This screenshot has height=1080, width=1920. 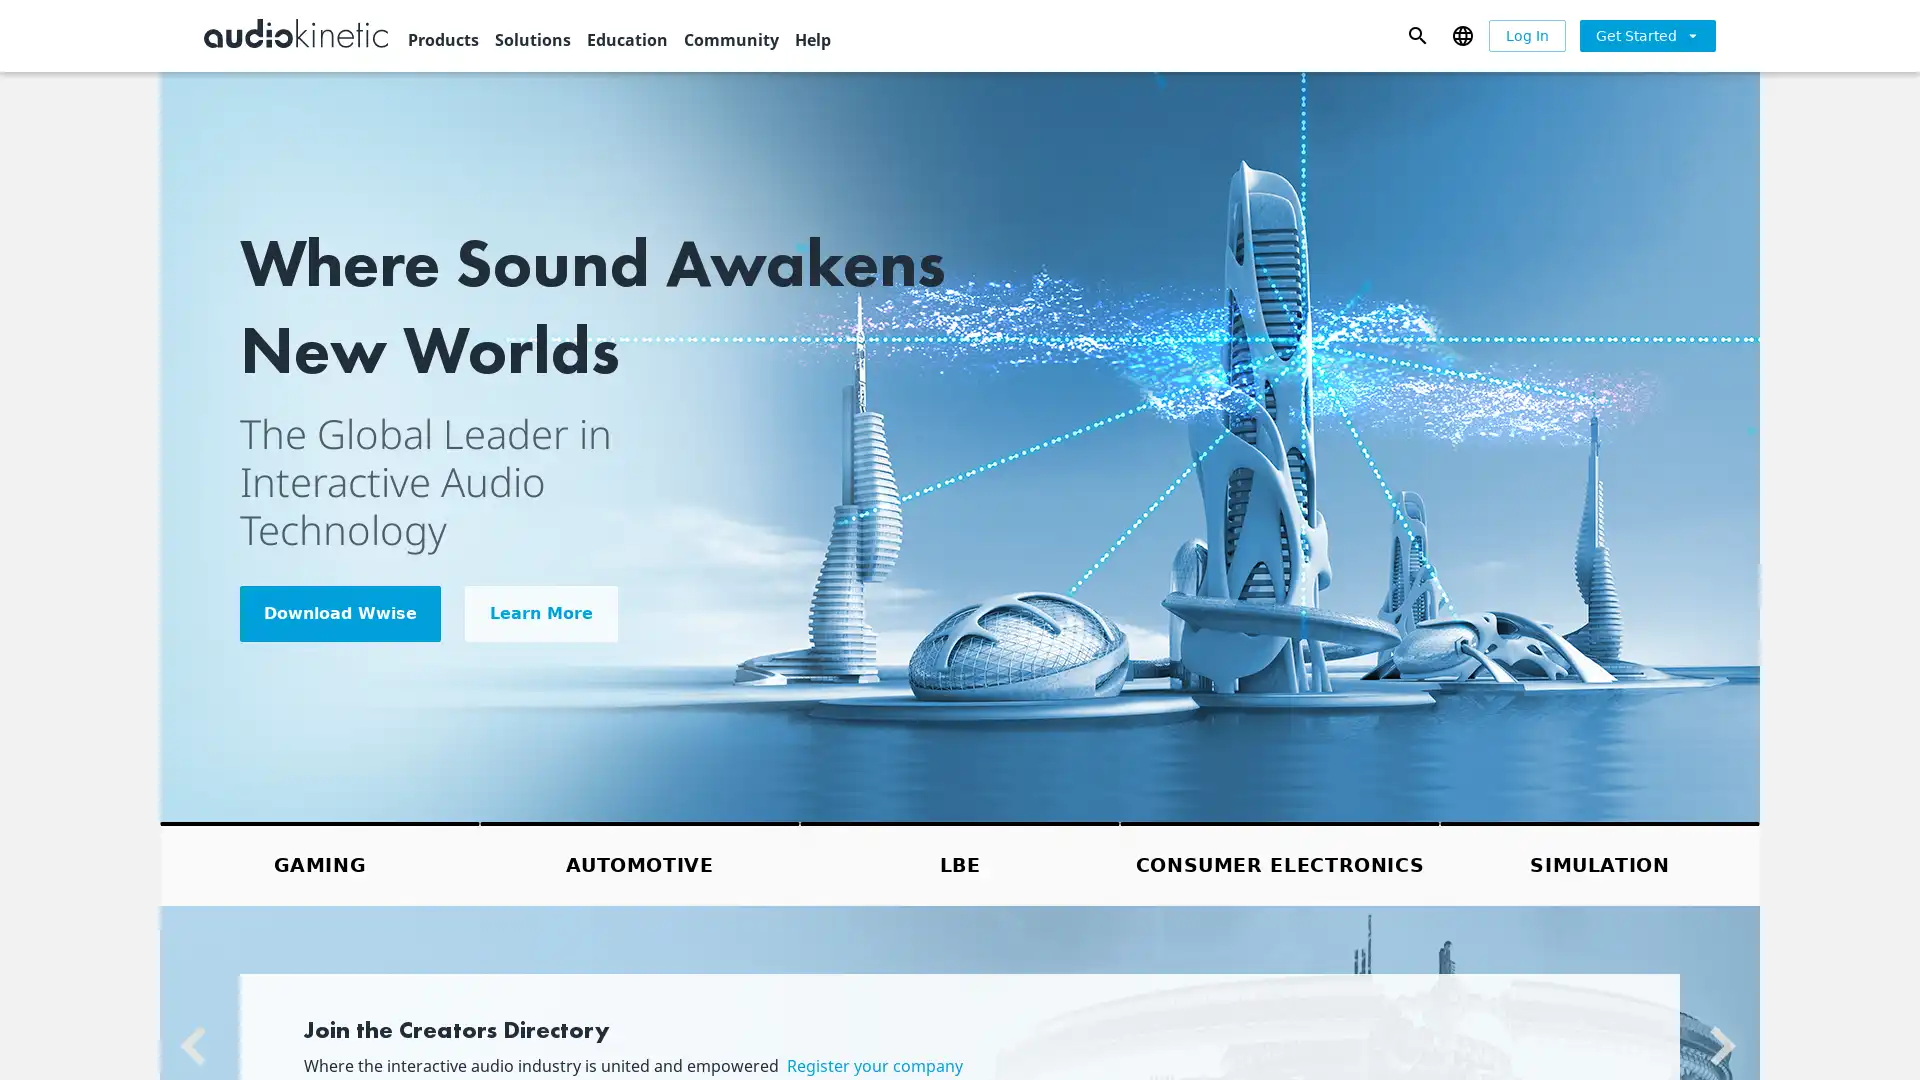 What do you see at coordinates (638, 862) in the screenshot?
I see `AUTOMOTIVE` at bounding box center [638, 862].